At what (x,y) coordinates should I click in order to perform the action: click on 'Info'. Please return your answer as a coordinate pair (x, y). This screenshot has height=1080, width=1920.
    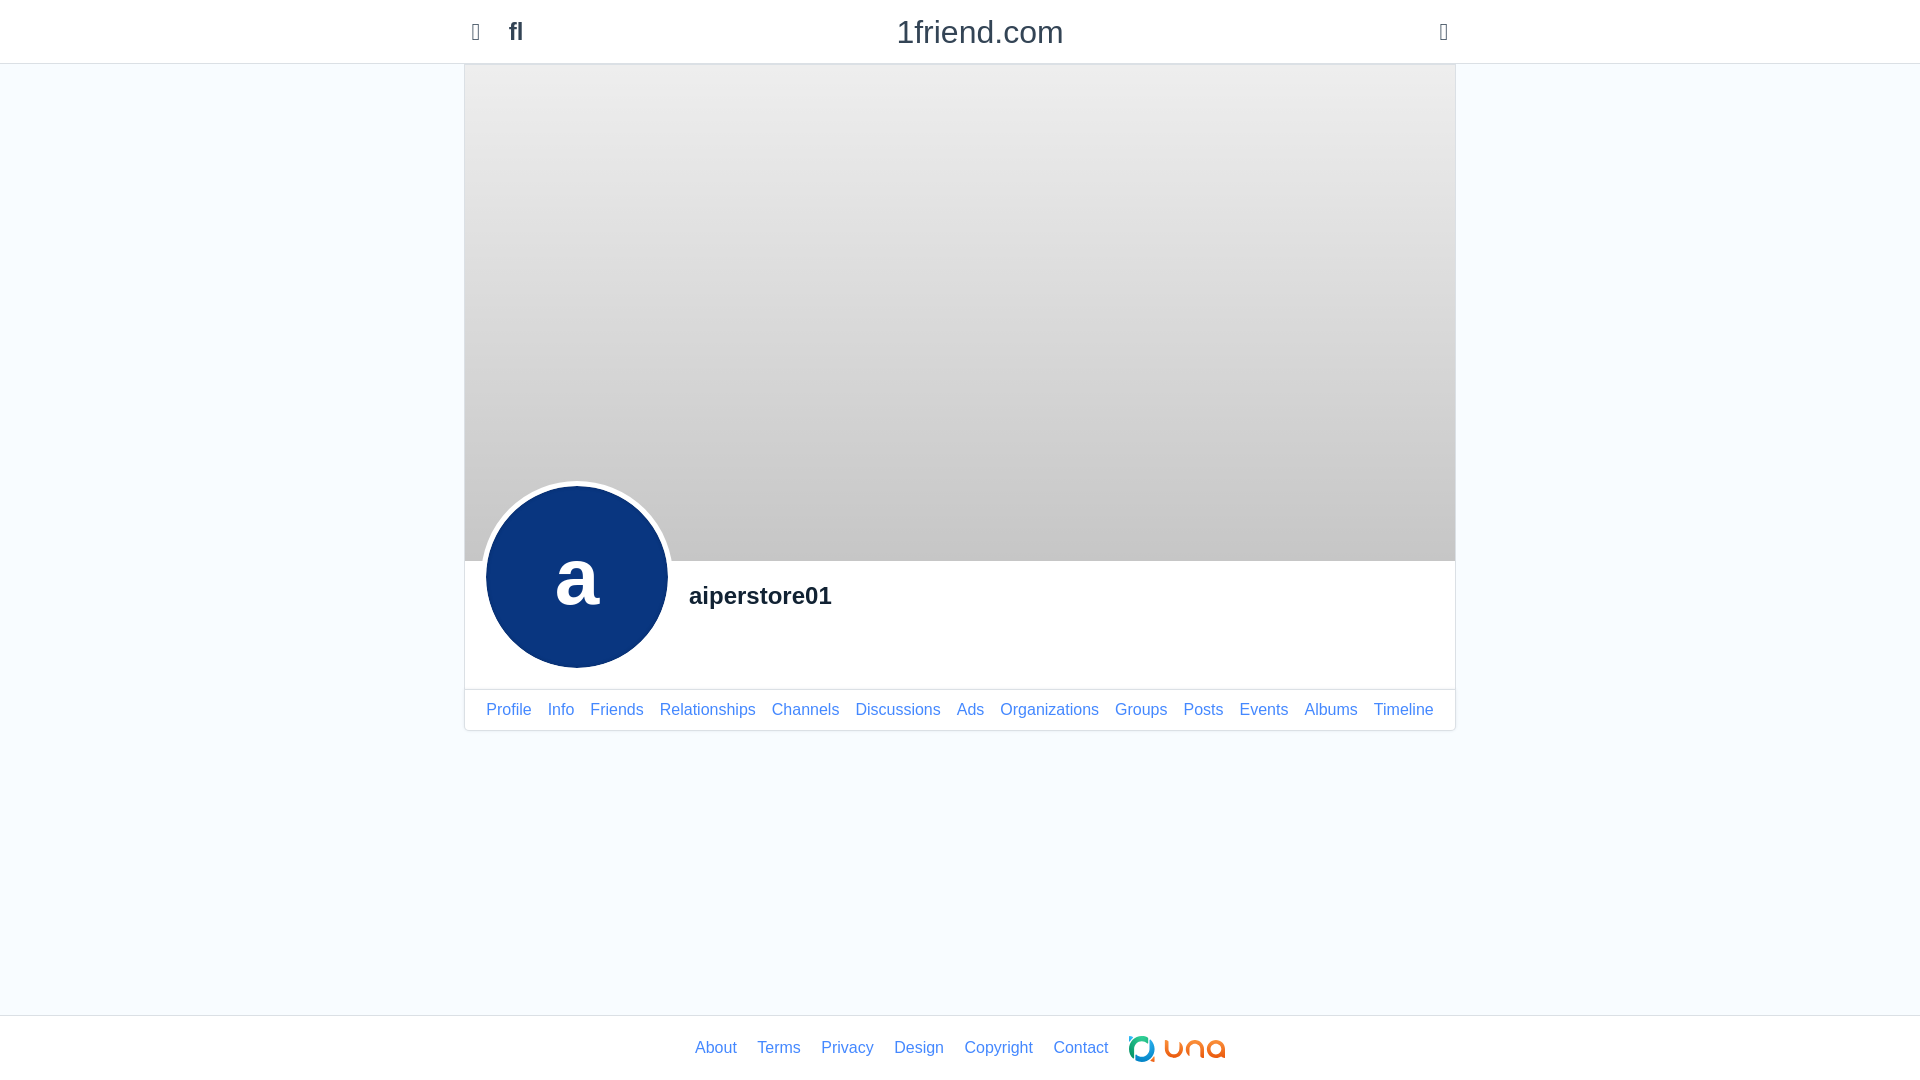
    Looking at the image, I should click on (547, 708).